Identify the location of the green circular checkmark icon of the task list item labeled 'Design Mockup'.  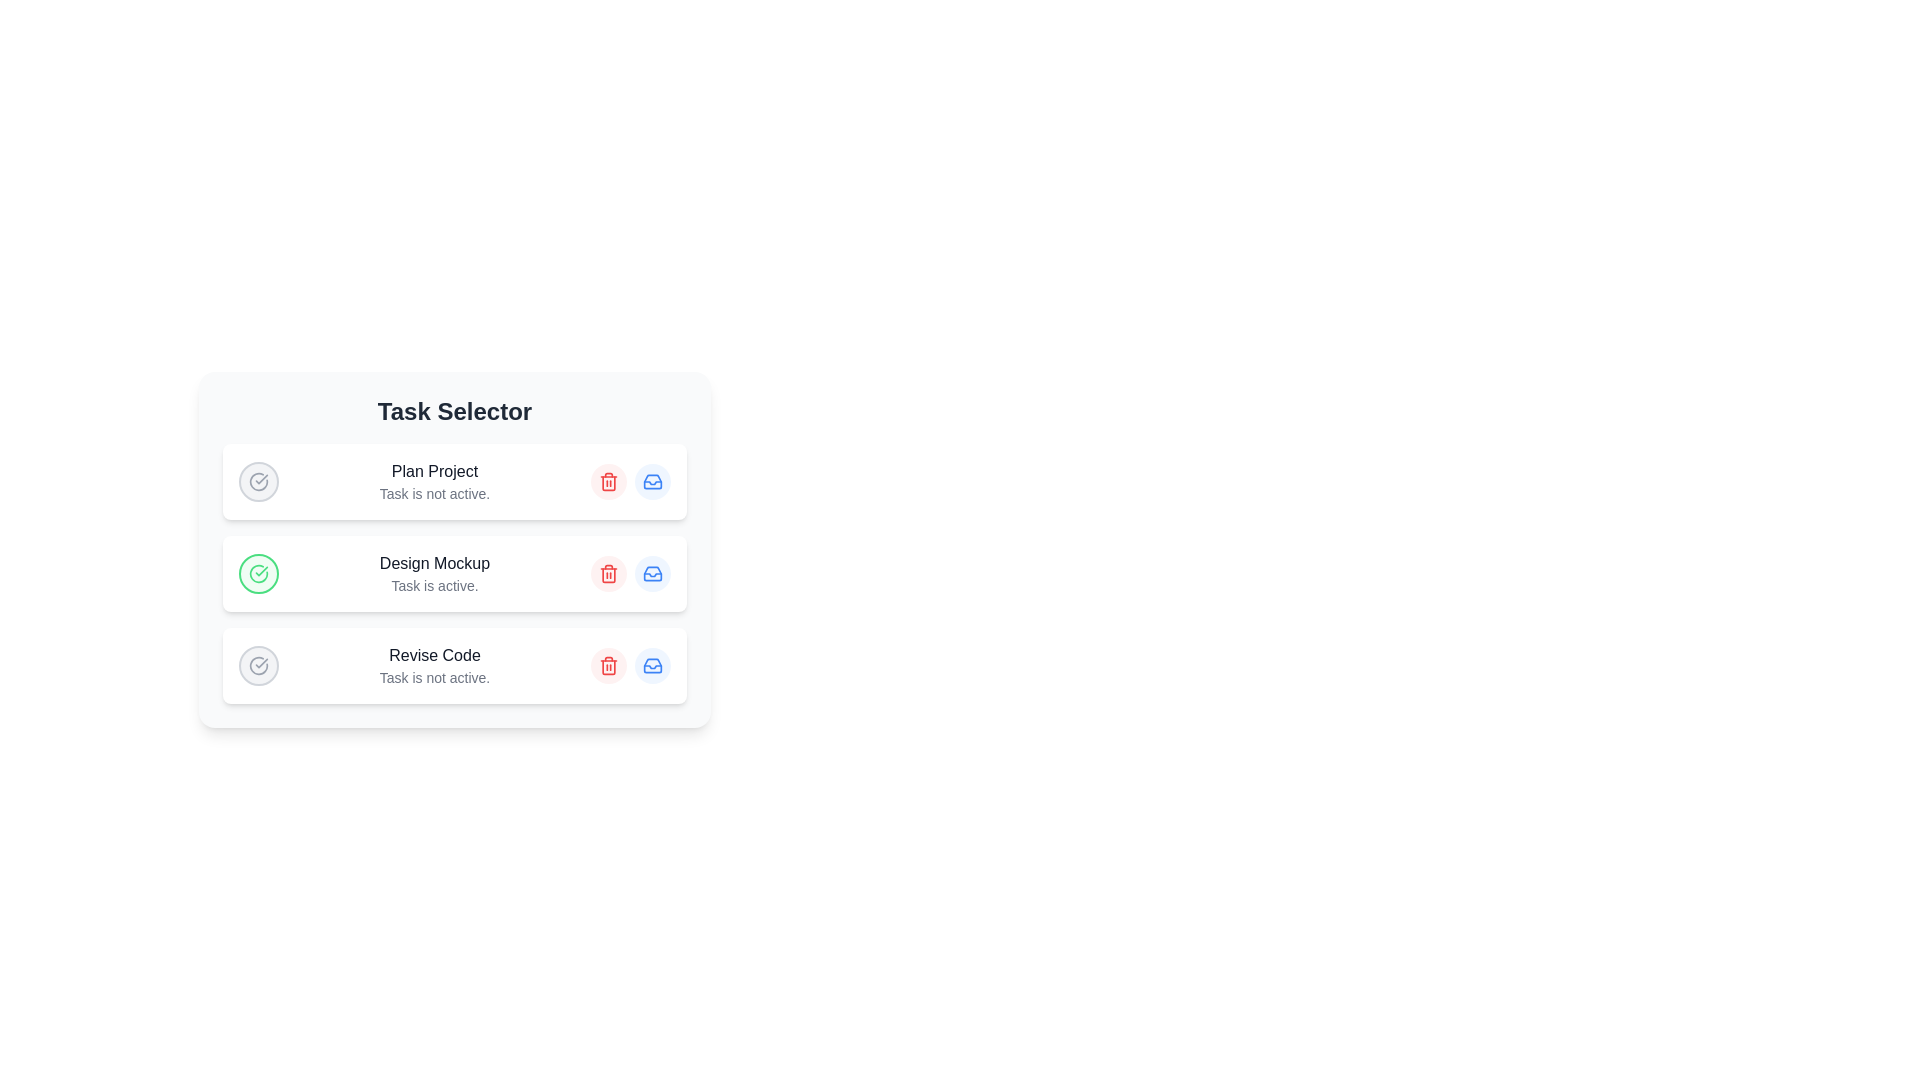
(454, 574).